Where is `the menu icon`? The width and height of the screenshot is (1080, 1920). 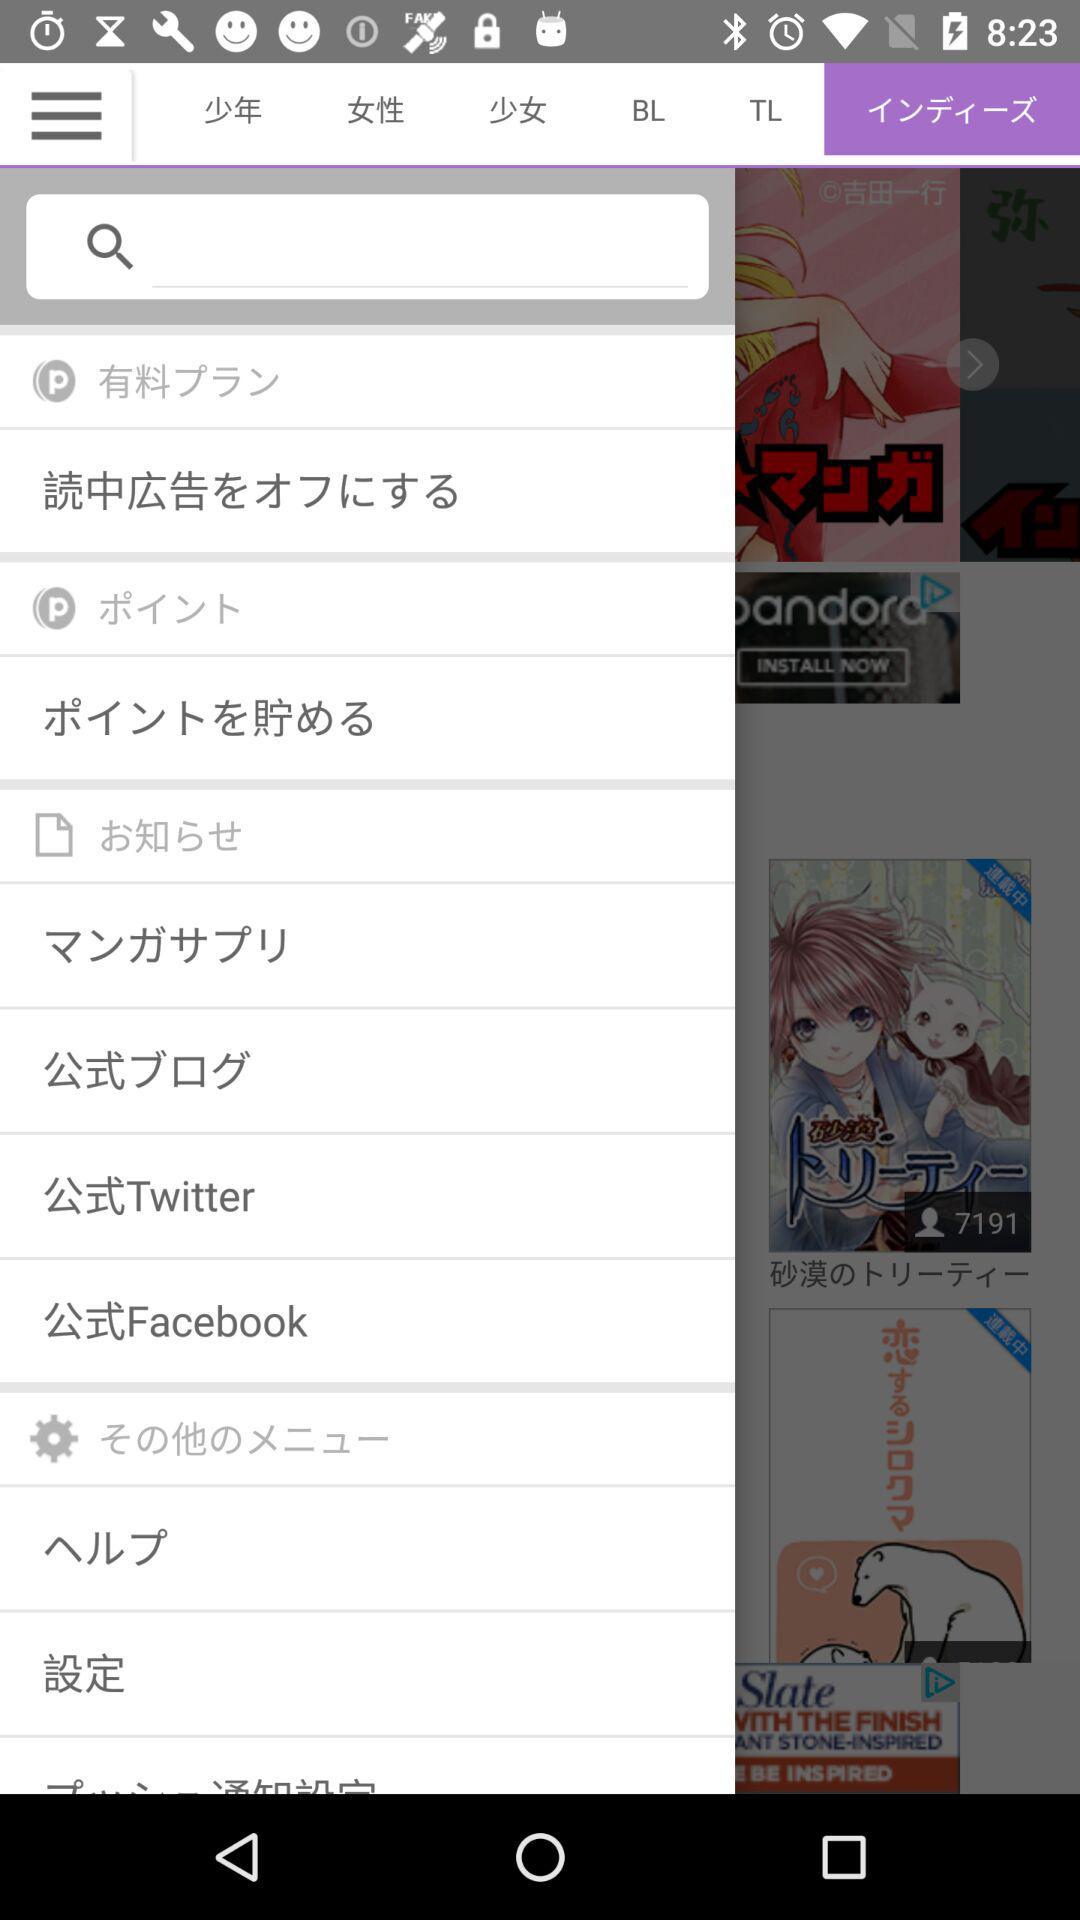 the menu icon is located at coordinates (68, 114).